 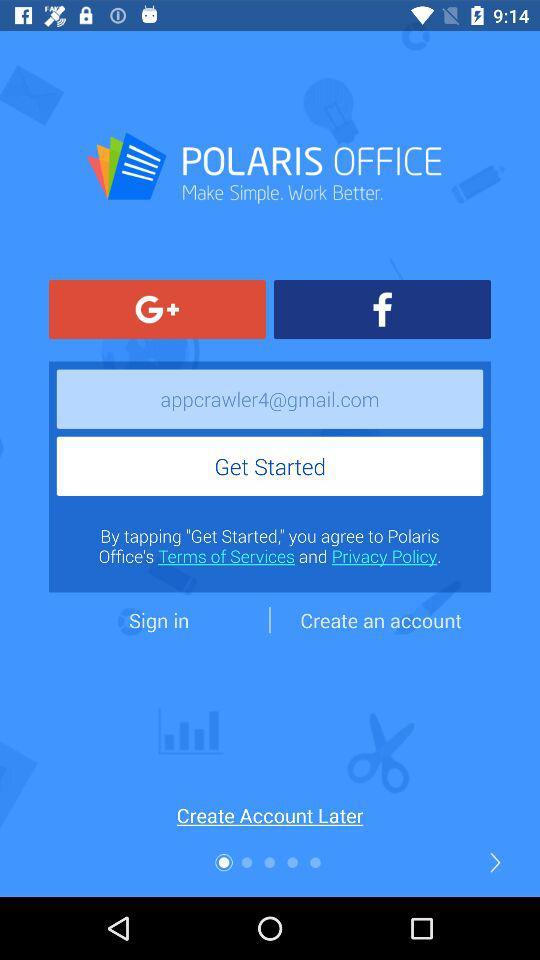 What do you see at coordinates (494, 861) in the screenshot?
I see `the arrow_forward icon` at bounding box center [494, 861].